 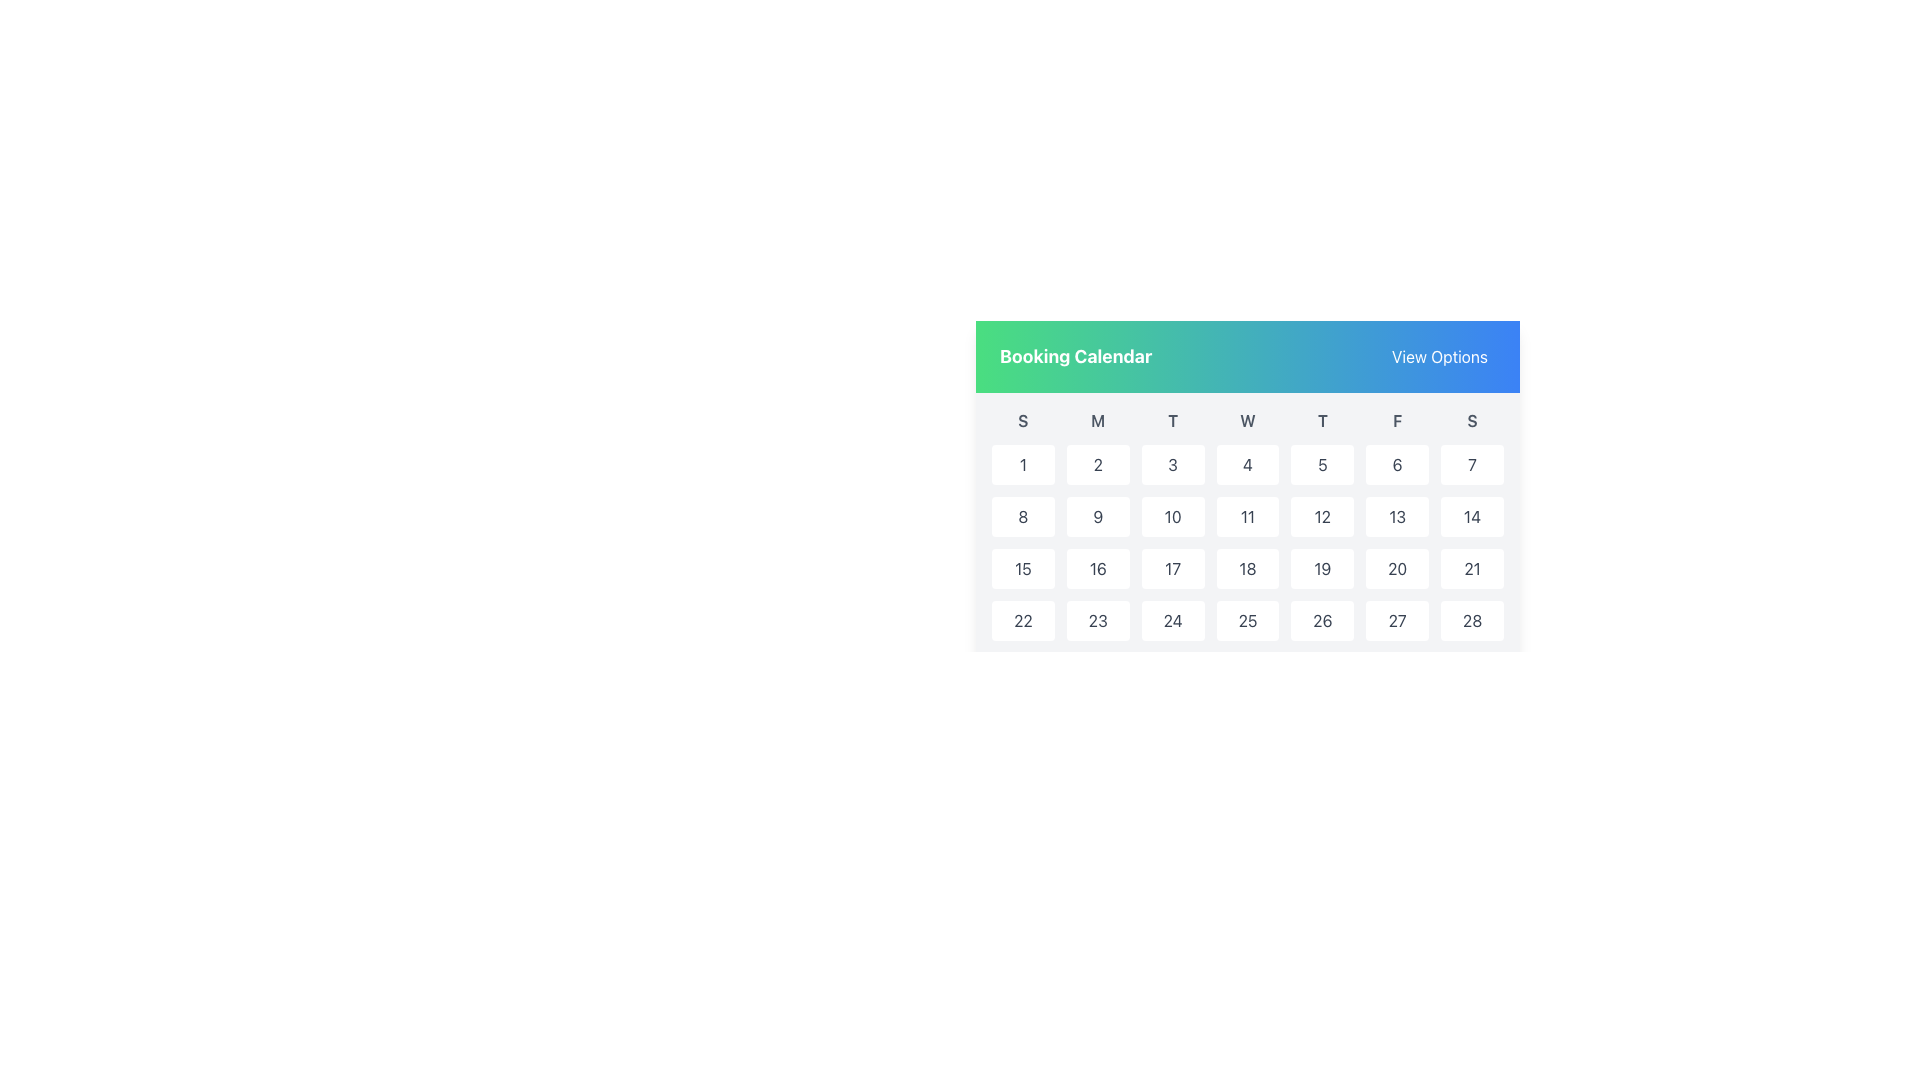 I want to click on the selectable day element in the calendar grid located in the second column and second row, under the 'M' header, so click(x=1097, y=465).